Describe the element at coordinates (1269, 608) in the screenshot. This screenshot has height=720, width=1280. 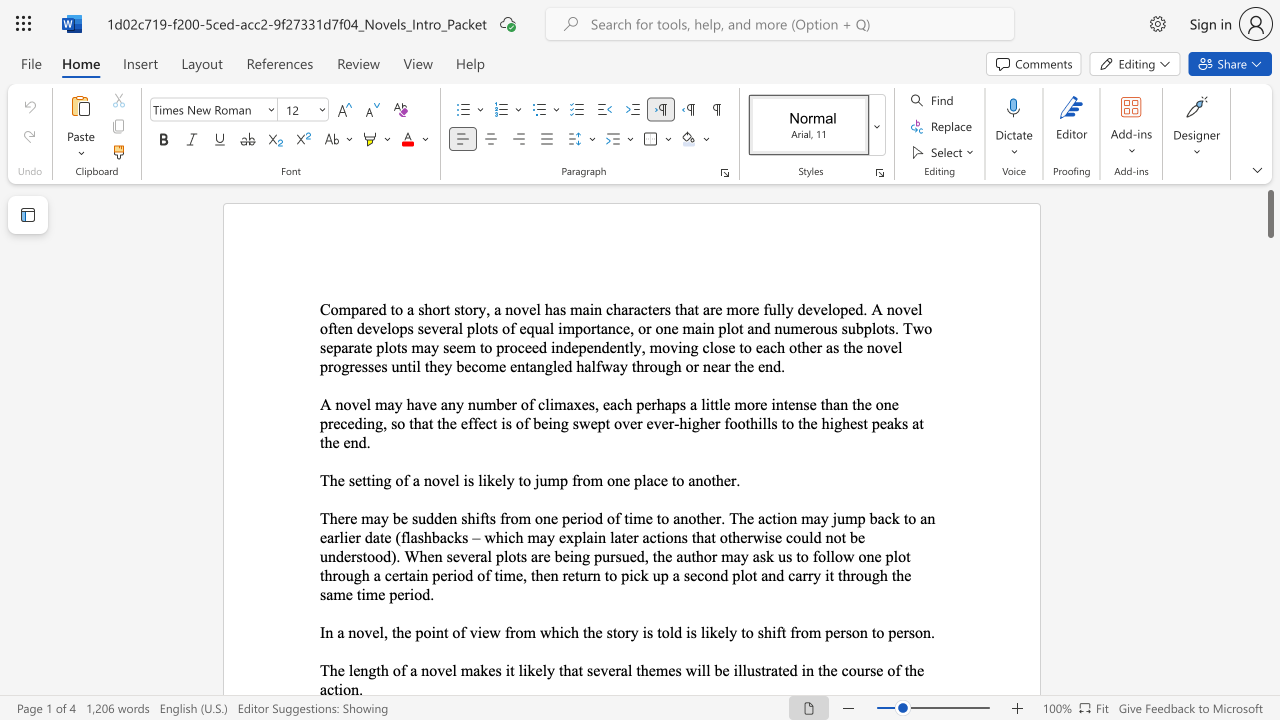
I see `the scrollbar on the right to shift the page lower` at that location.